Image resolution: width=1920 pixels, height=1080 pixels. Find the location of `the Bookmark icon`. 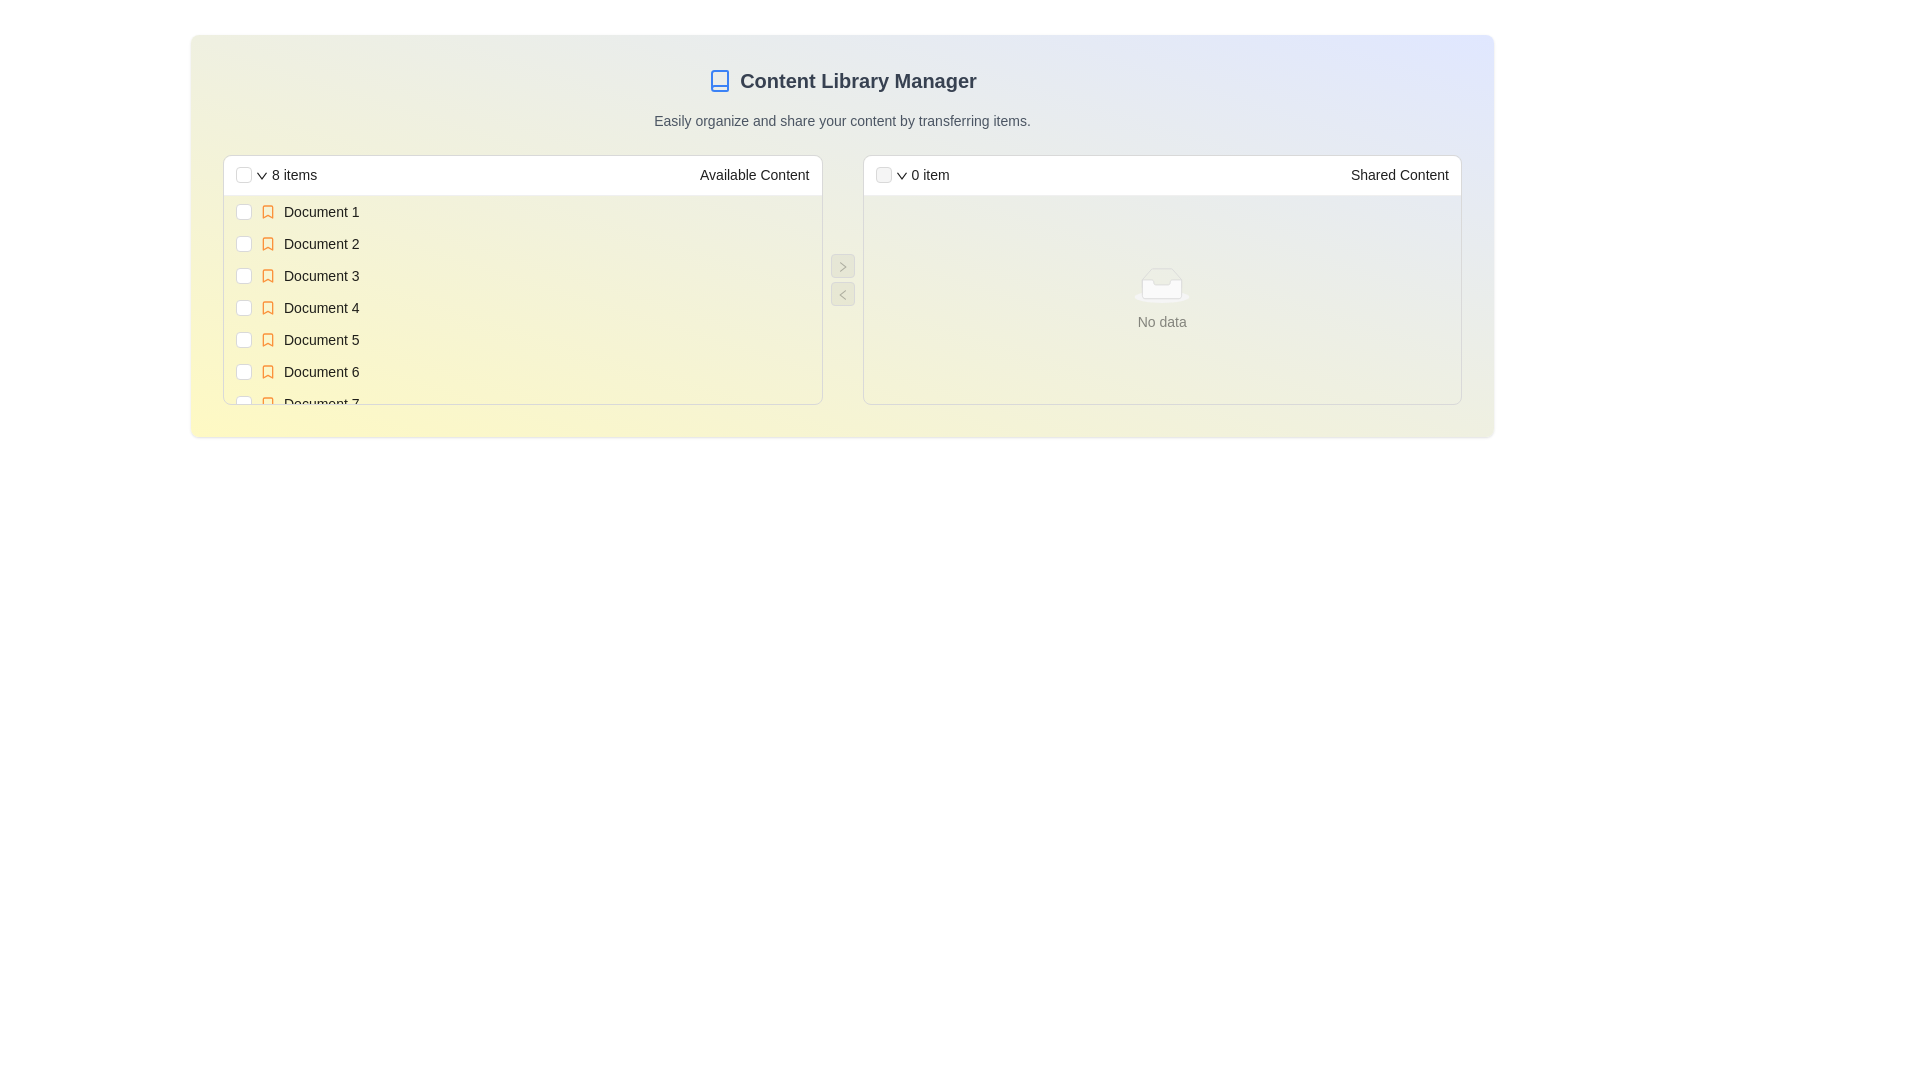

the Bookmark icon is located at coordinates (267, 371).